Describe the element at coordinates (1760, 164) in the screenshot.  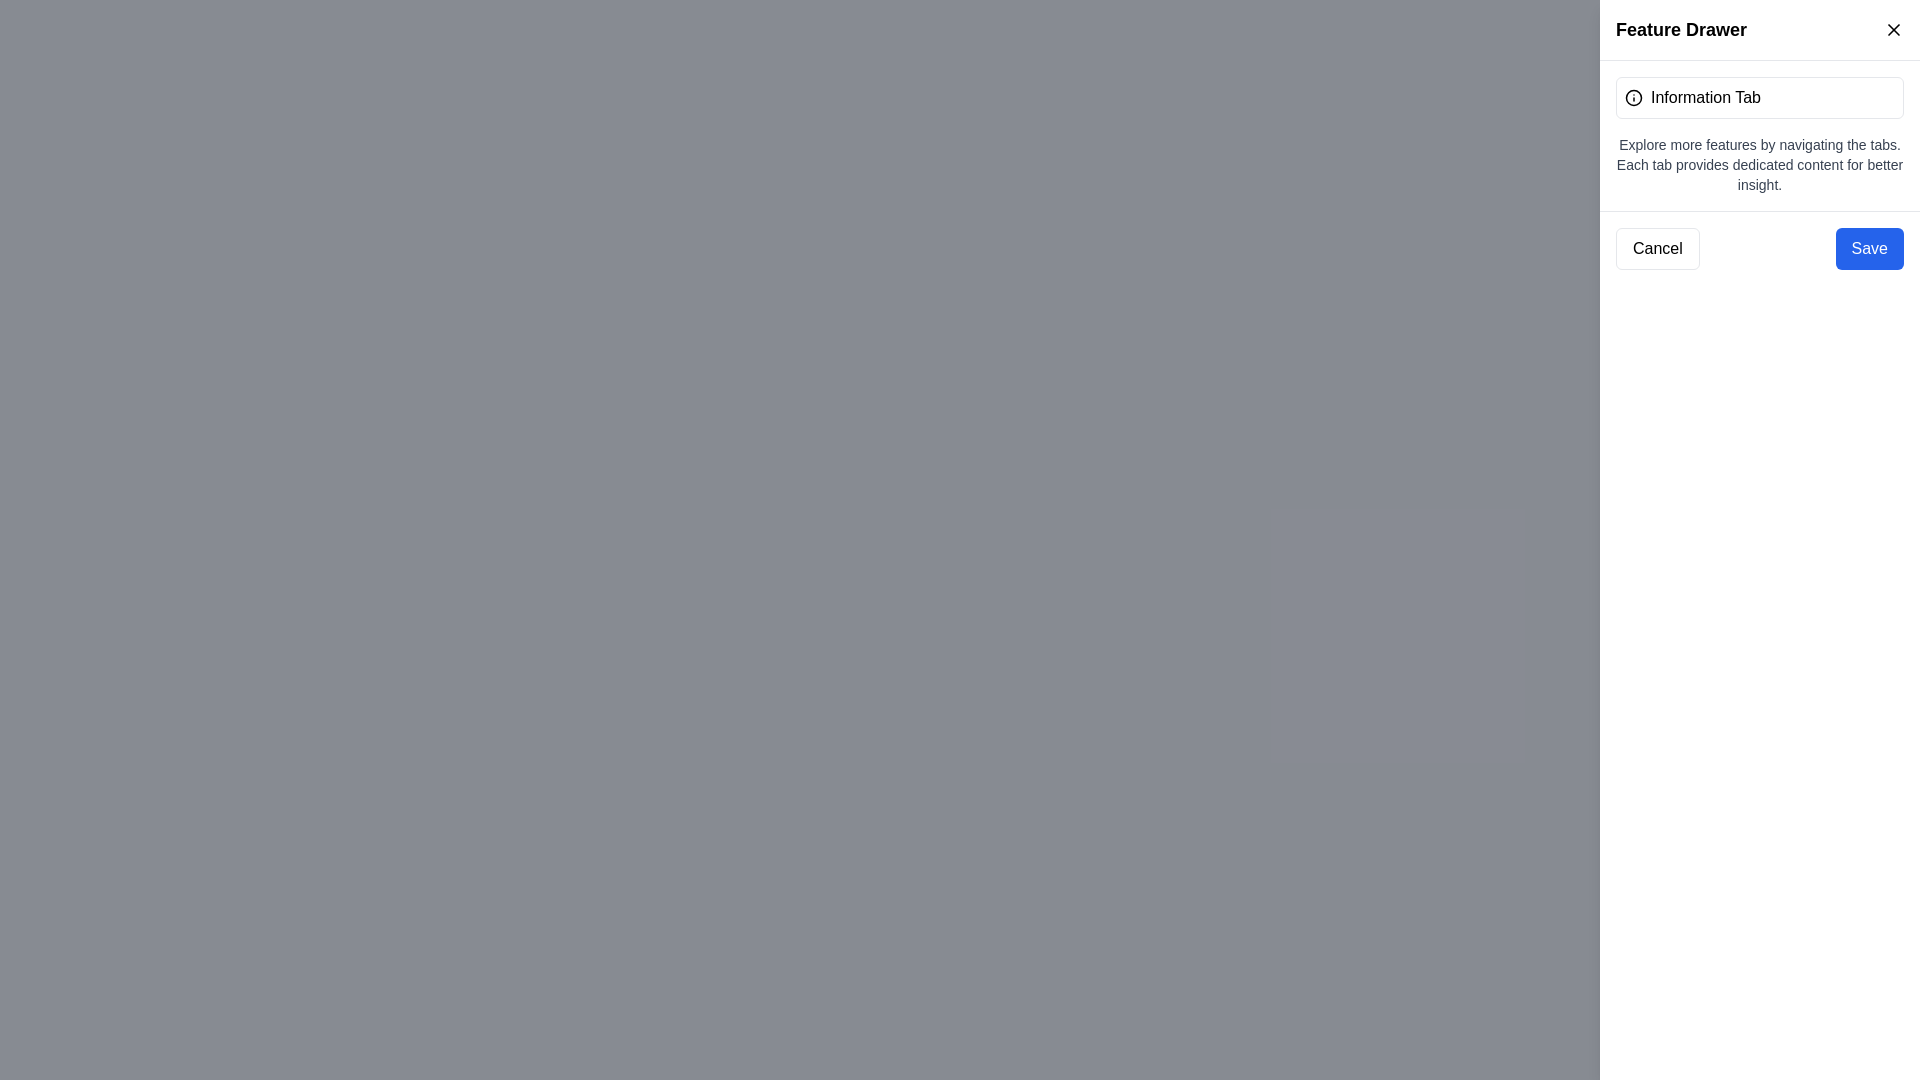
I see `static text styled in a small font size and gray color located below the 'Information Tab' label` at that location.